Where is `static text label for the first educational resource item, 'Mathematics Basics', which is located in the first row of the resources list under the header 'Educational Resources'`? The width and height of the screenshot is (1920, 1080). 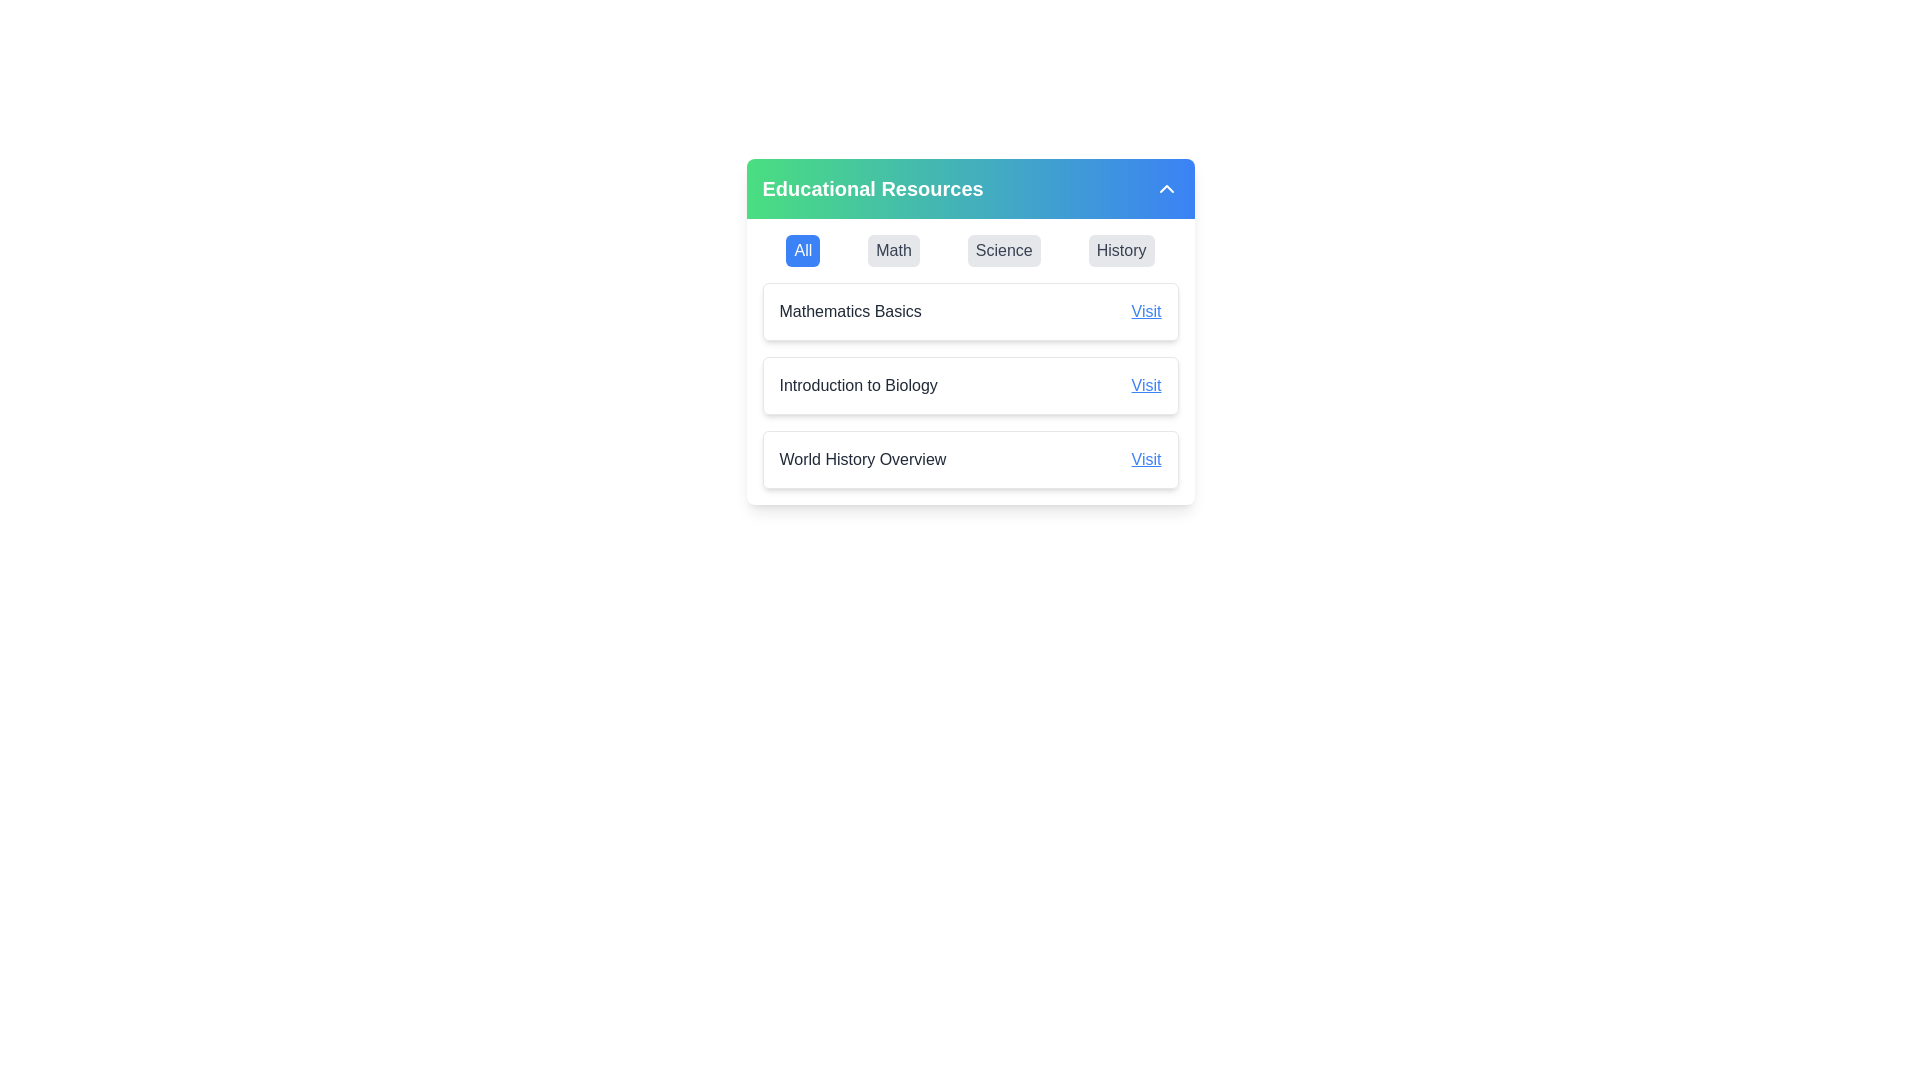
static text label for the first educational resource item, 'Mathematics Basics', which is located in the first row of the resources list under the header 'Educational Resources' is located at coordinates (850, 312).